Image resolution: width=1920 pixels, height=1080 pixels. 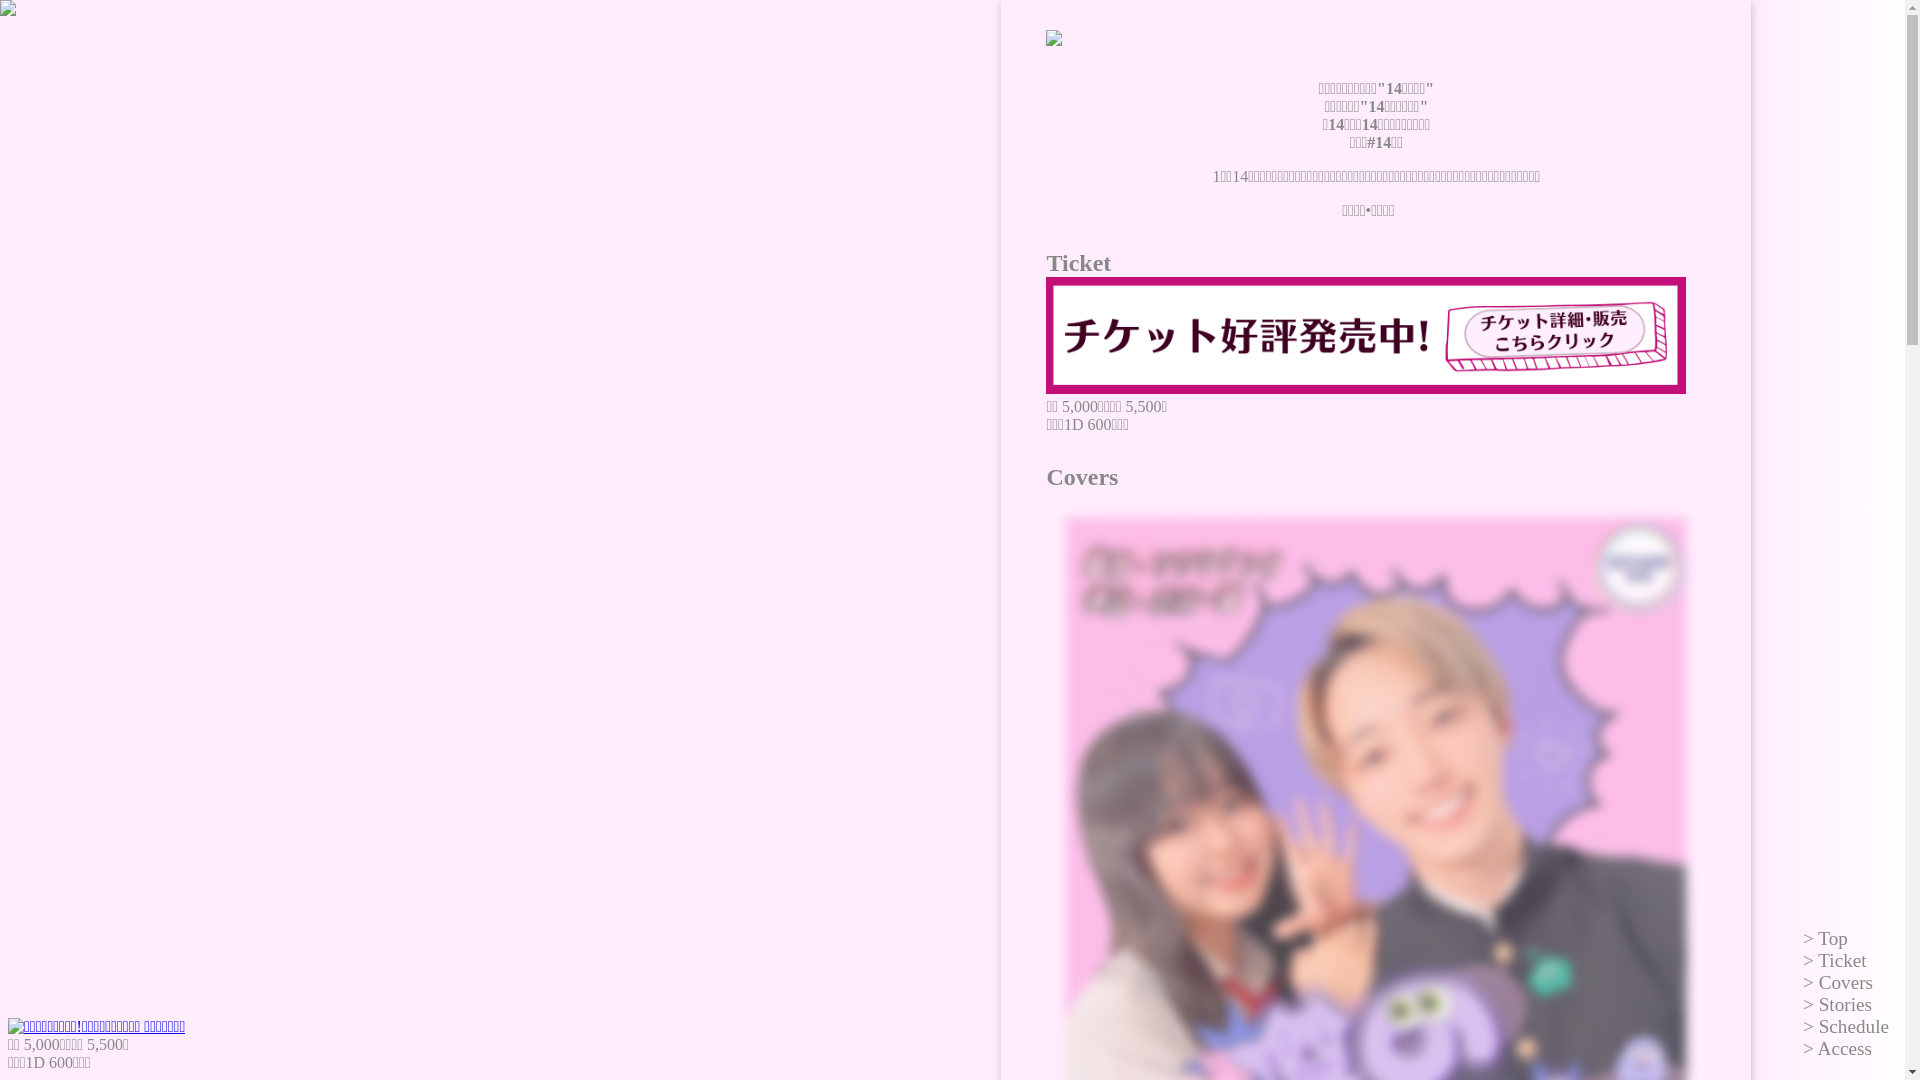 What do you see at coordinates (1838, 981) in the screenshot?
I see `'Covers'` at bounding box center [1838, 981].